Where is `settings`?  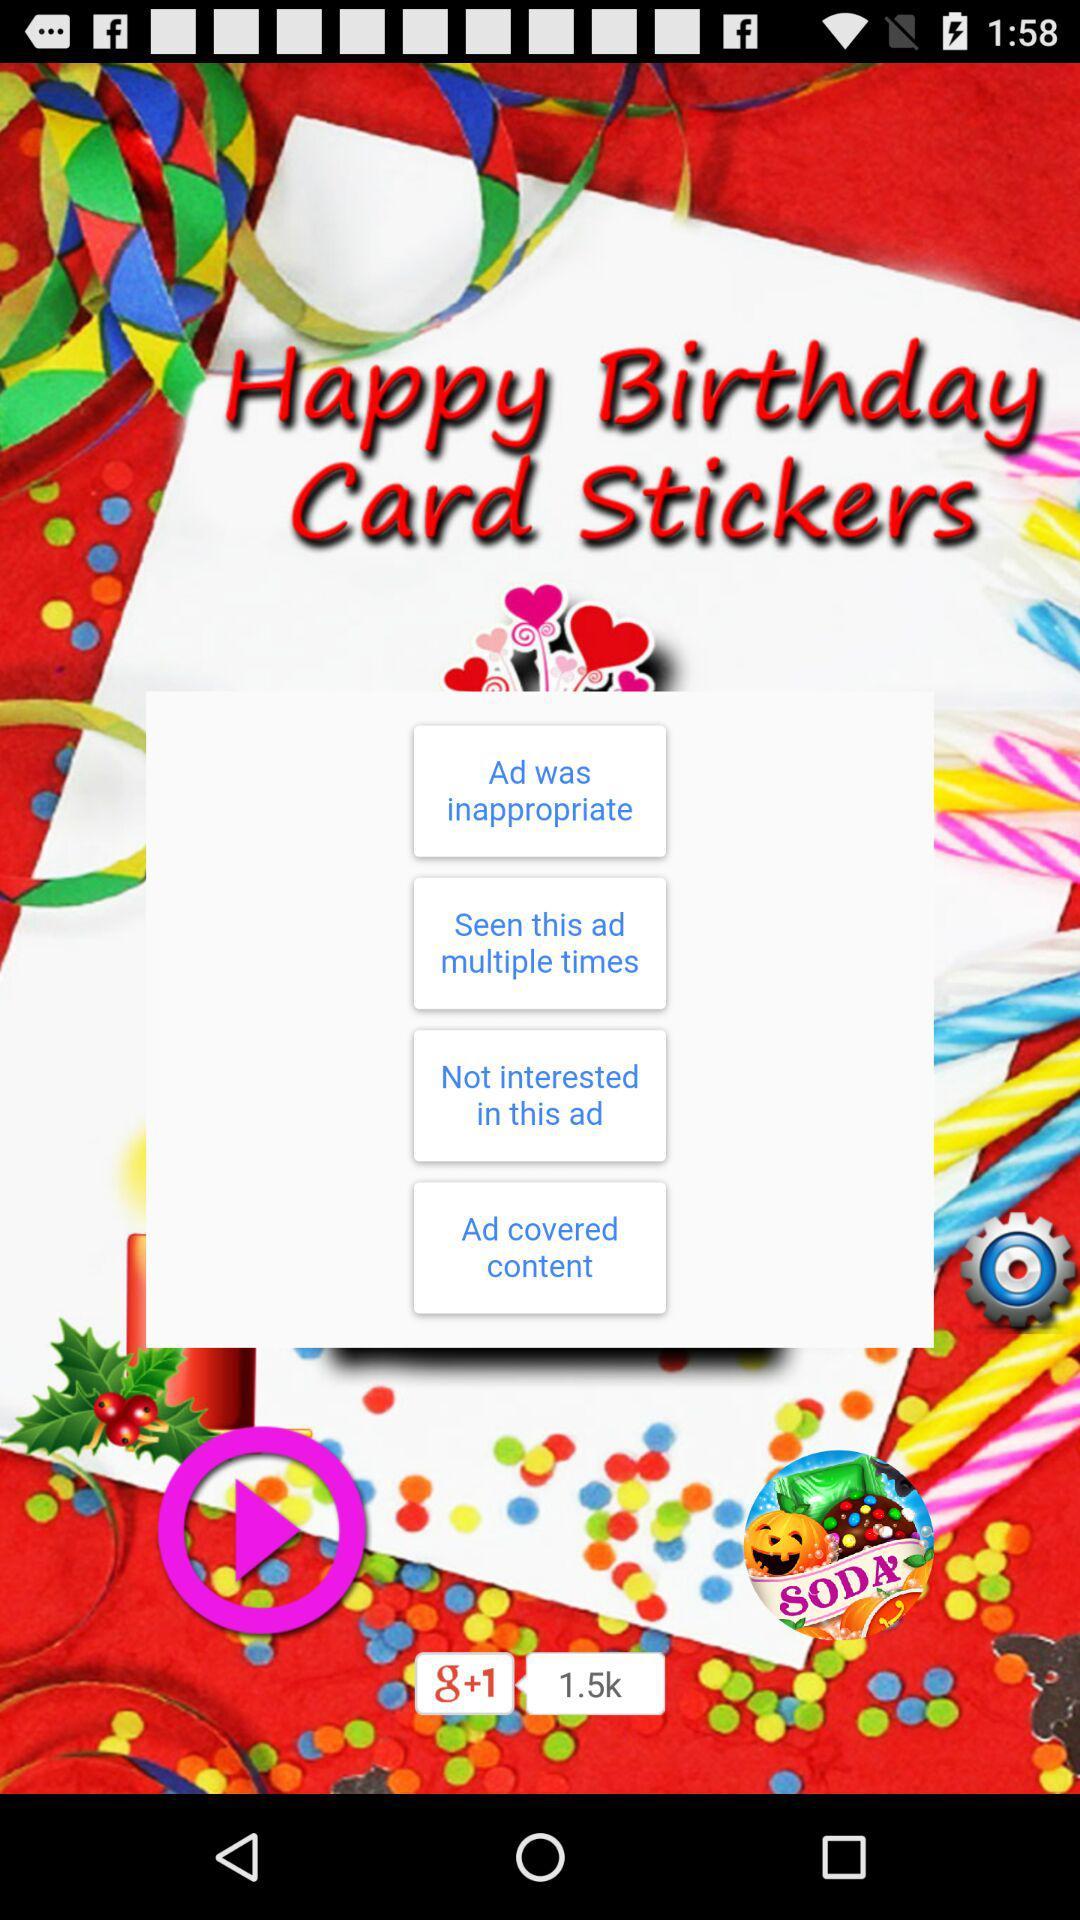
settings is located at coordinates (1017, 1270).